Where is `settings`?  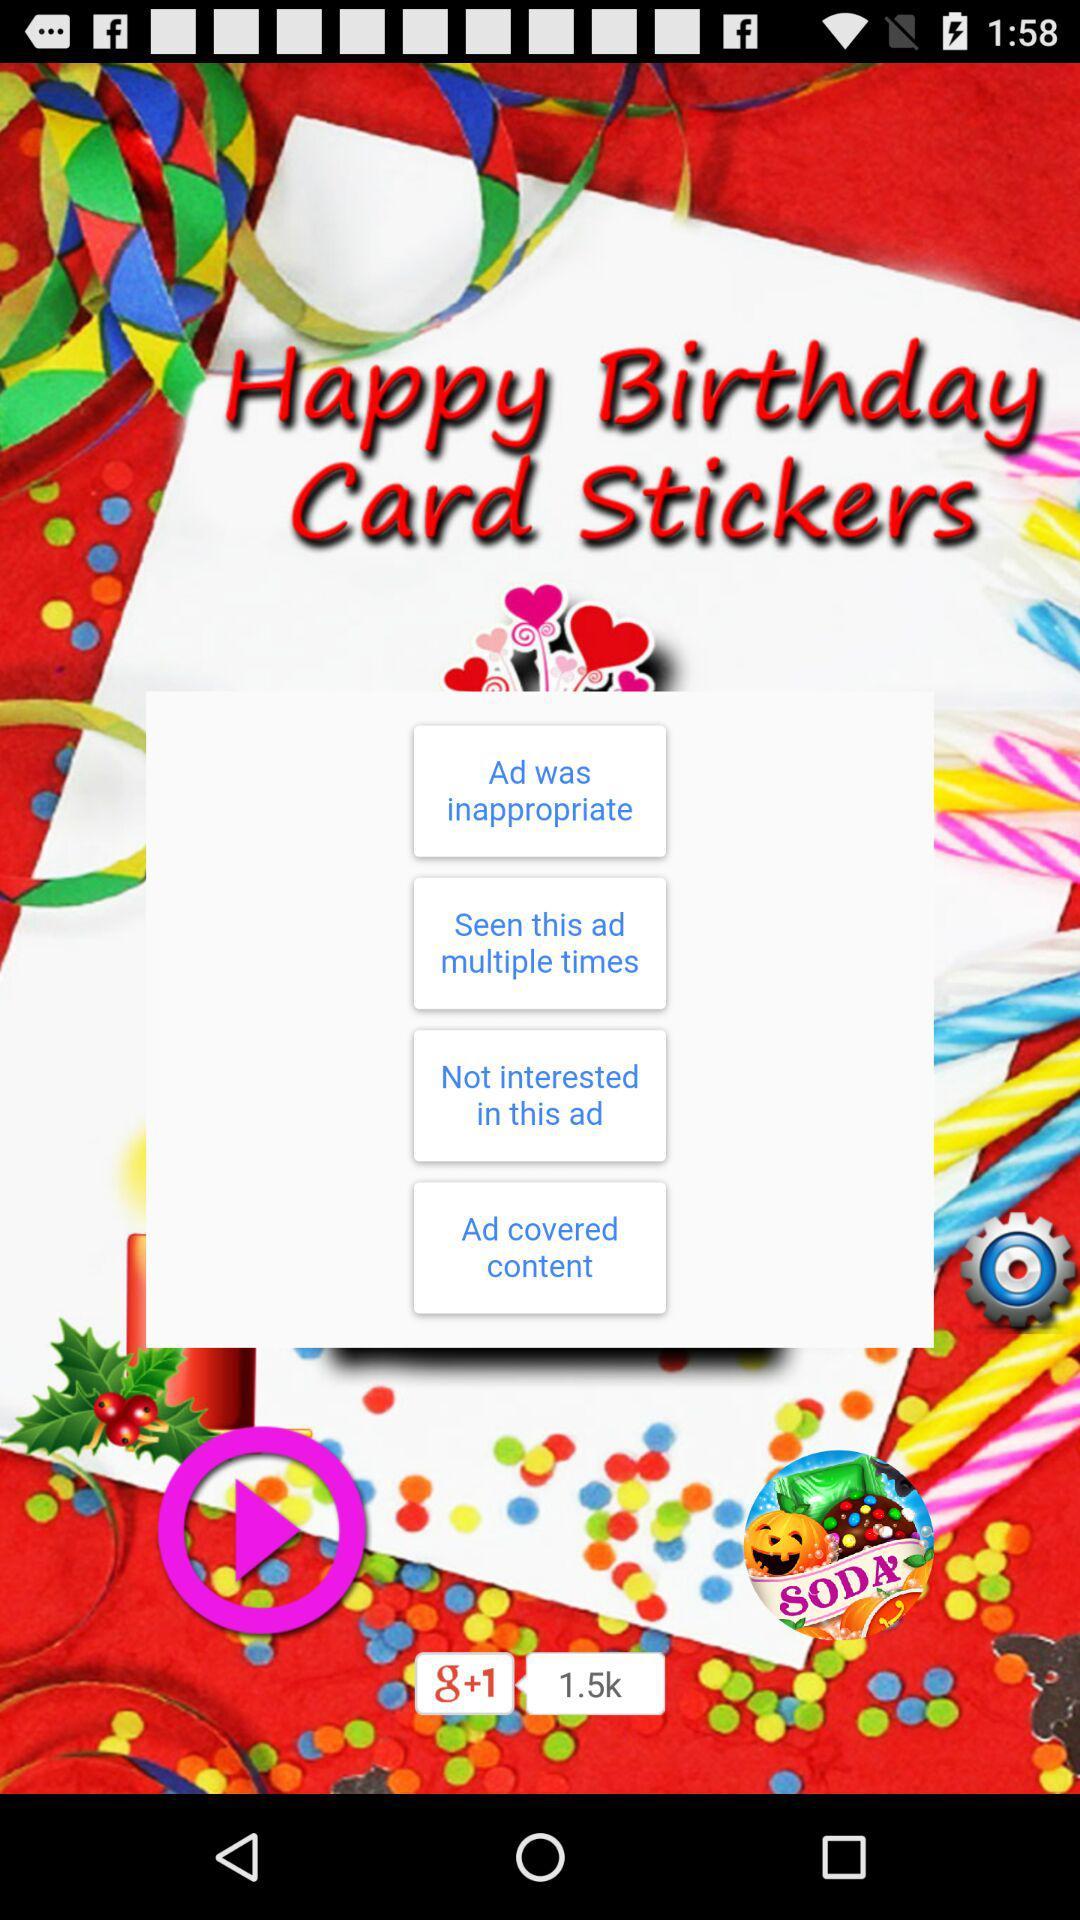
settings is located at coordinates (1017, 1270).